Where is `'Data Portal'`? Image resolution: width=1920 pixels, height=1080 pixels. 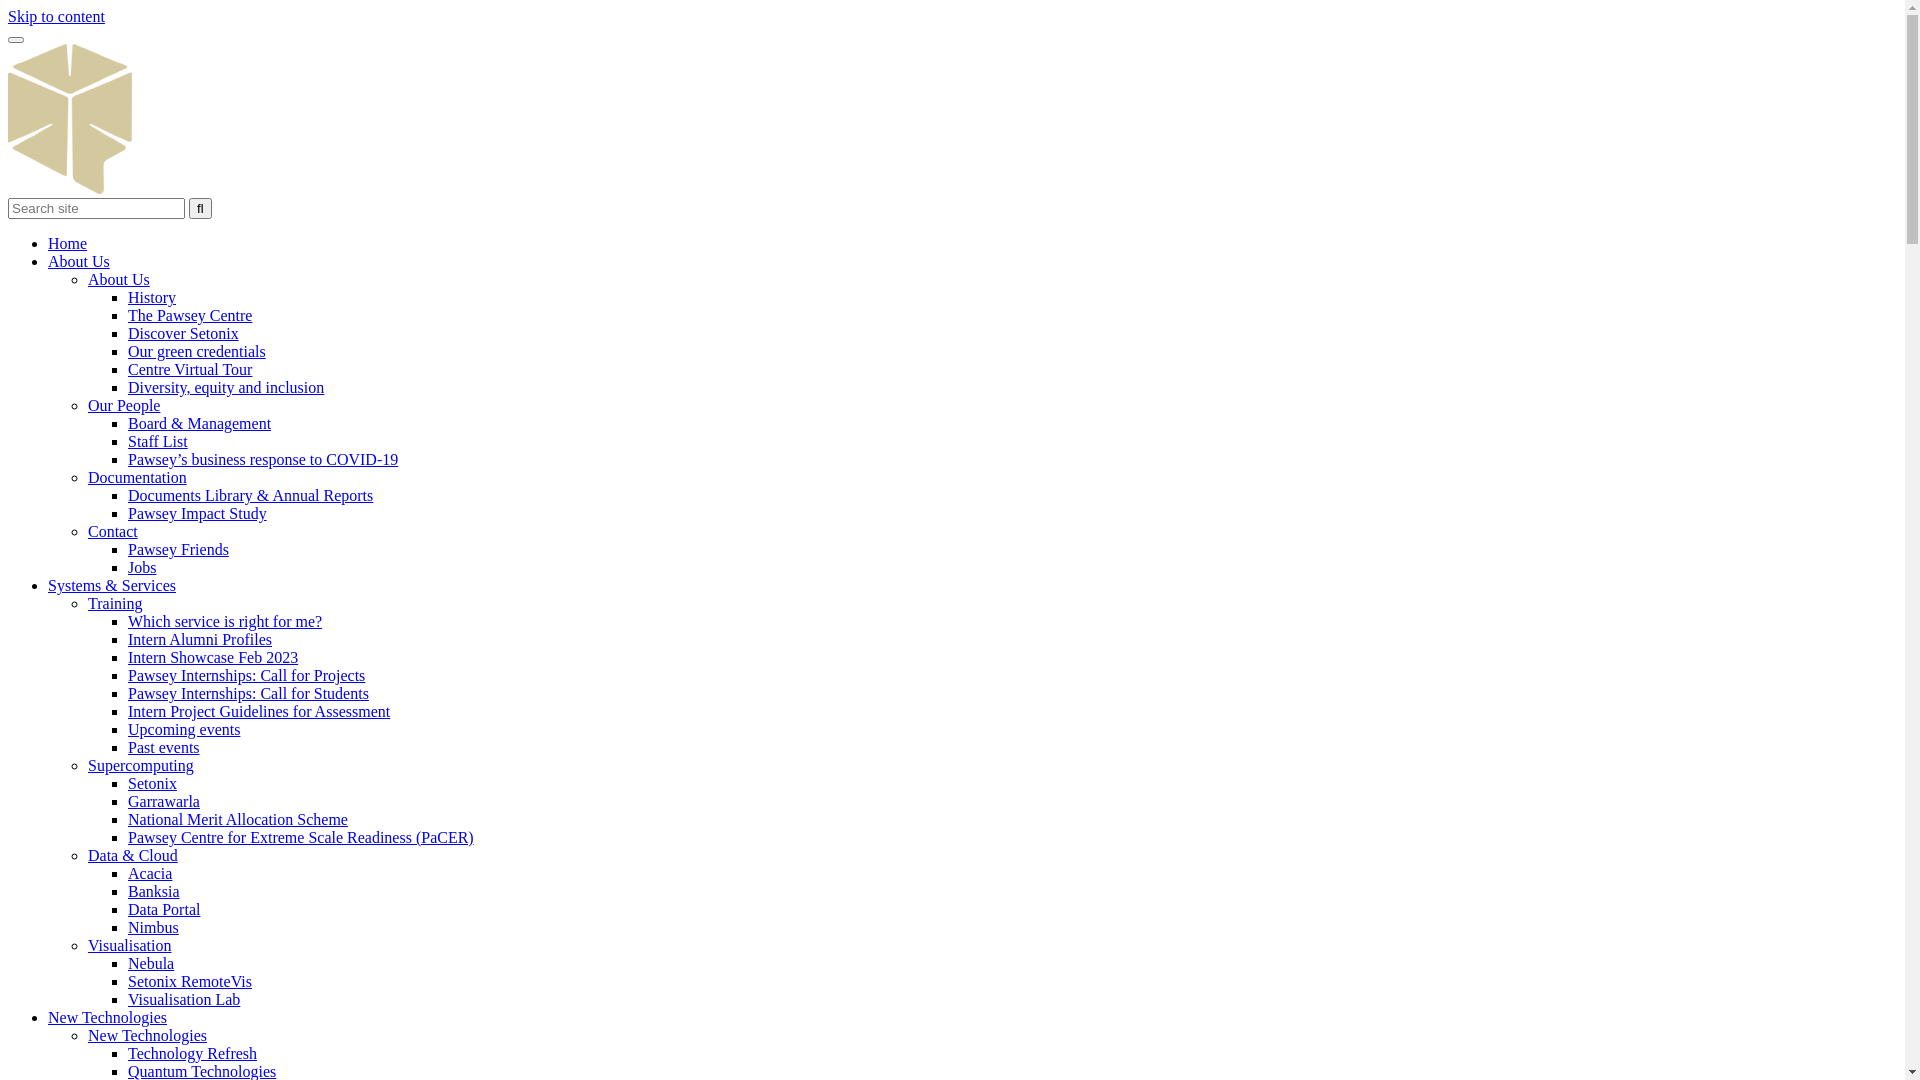 'Data Portal' is located at coordinates (163, 909).